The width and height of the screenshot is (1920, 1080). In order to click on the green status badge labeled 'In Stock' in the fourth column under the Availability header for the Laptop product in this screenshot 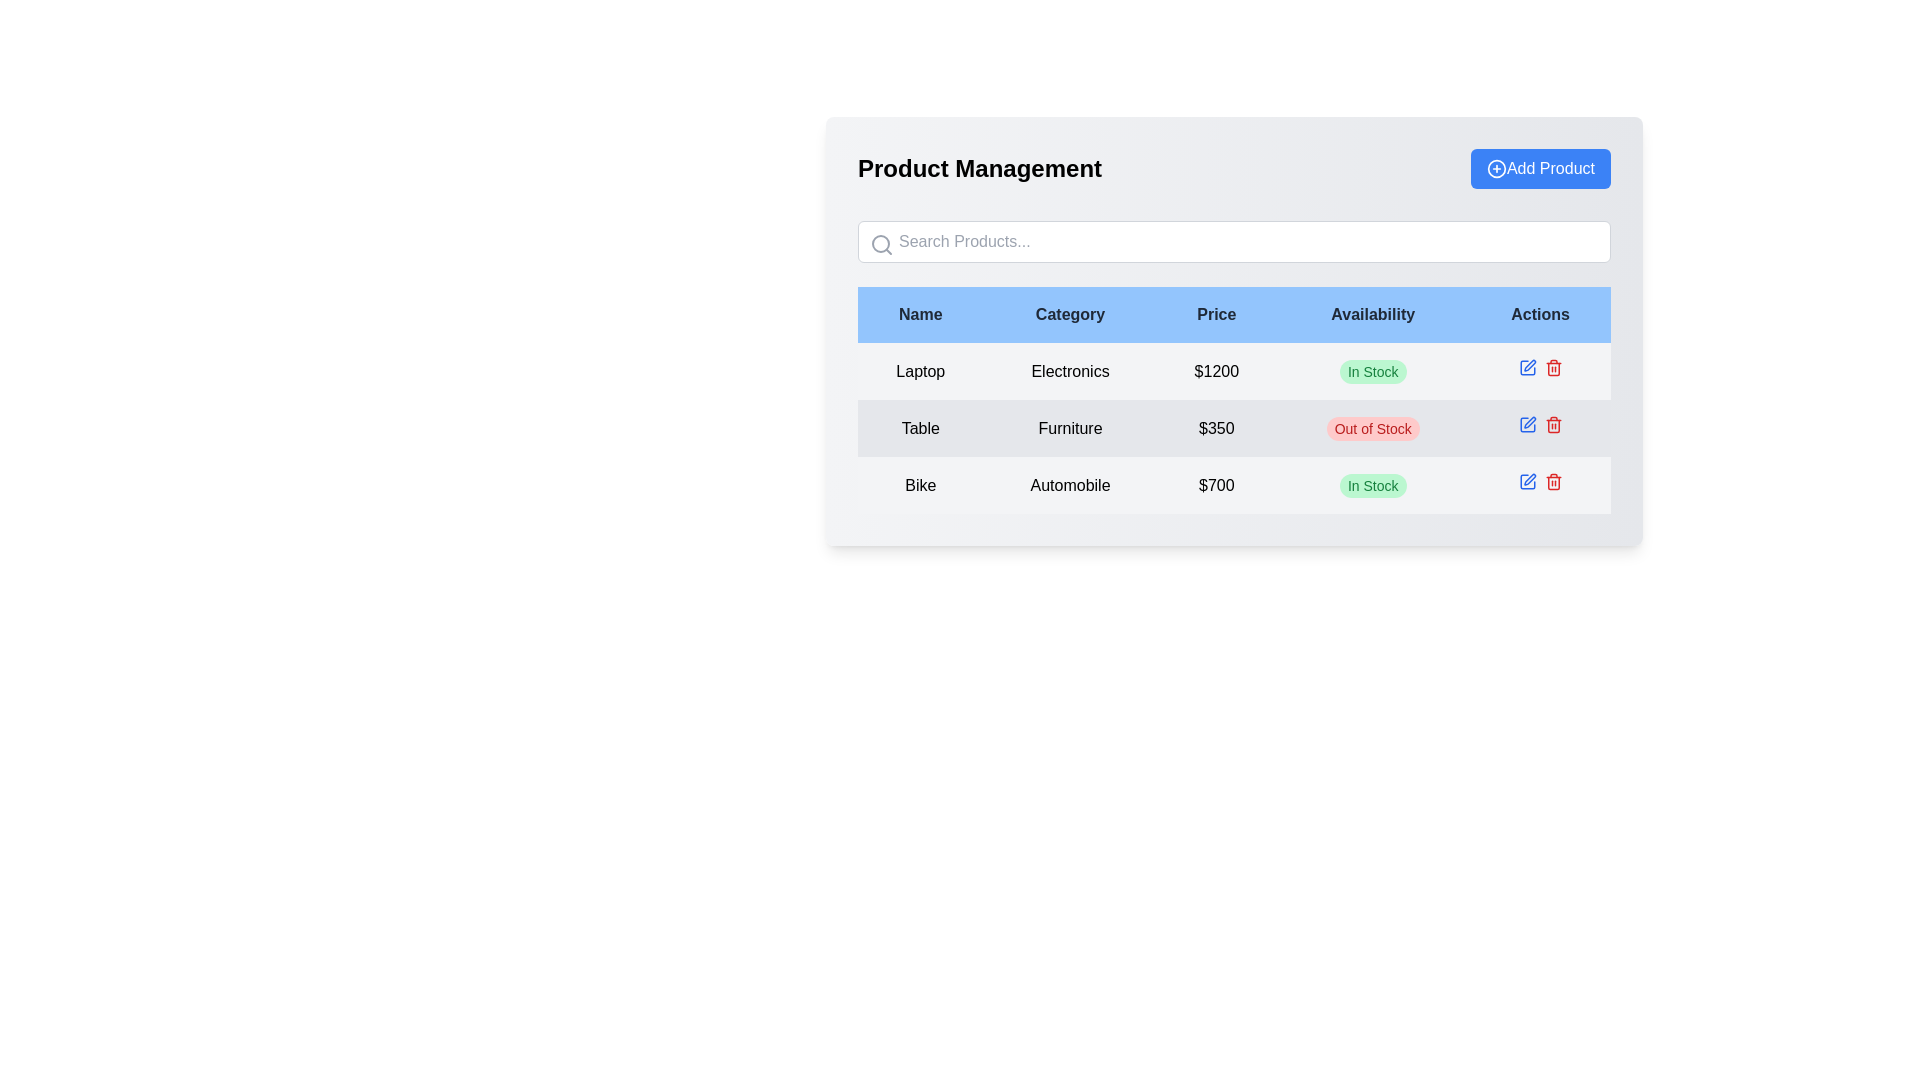, I will do `click(1372, 371)`.